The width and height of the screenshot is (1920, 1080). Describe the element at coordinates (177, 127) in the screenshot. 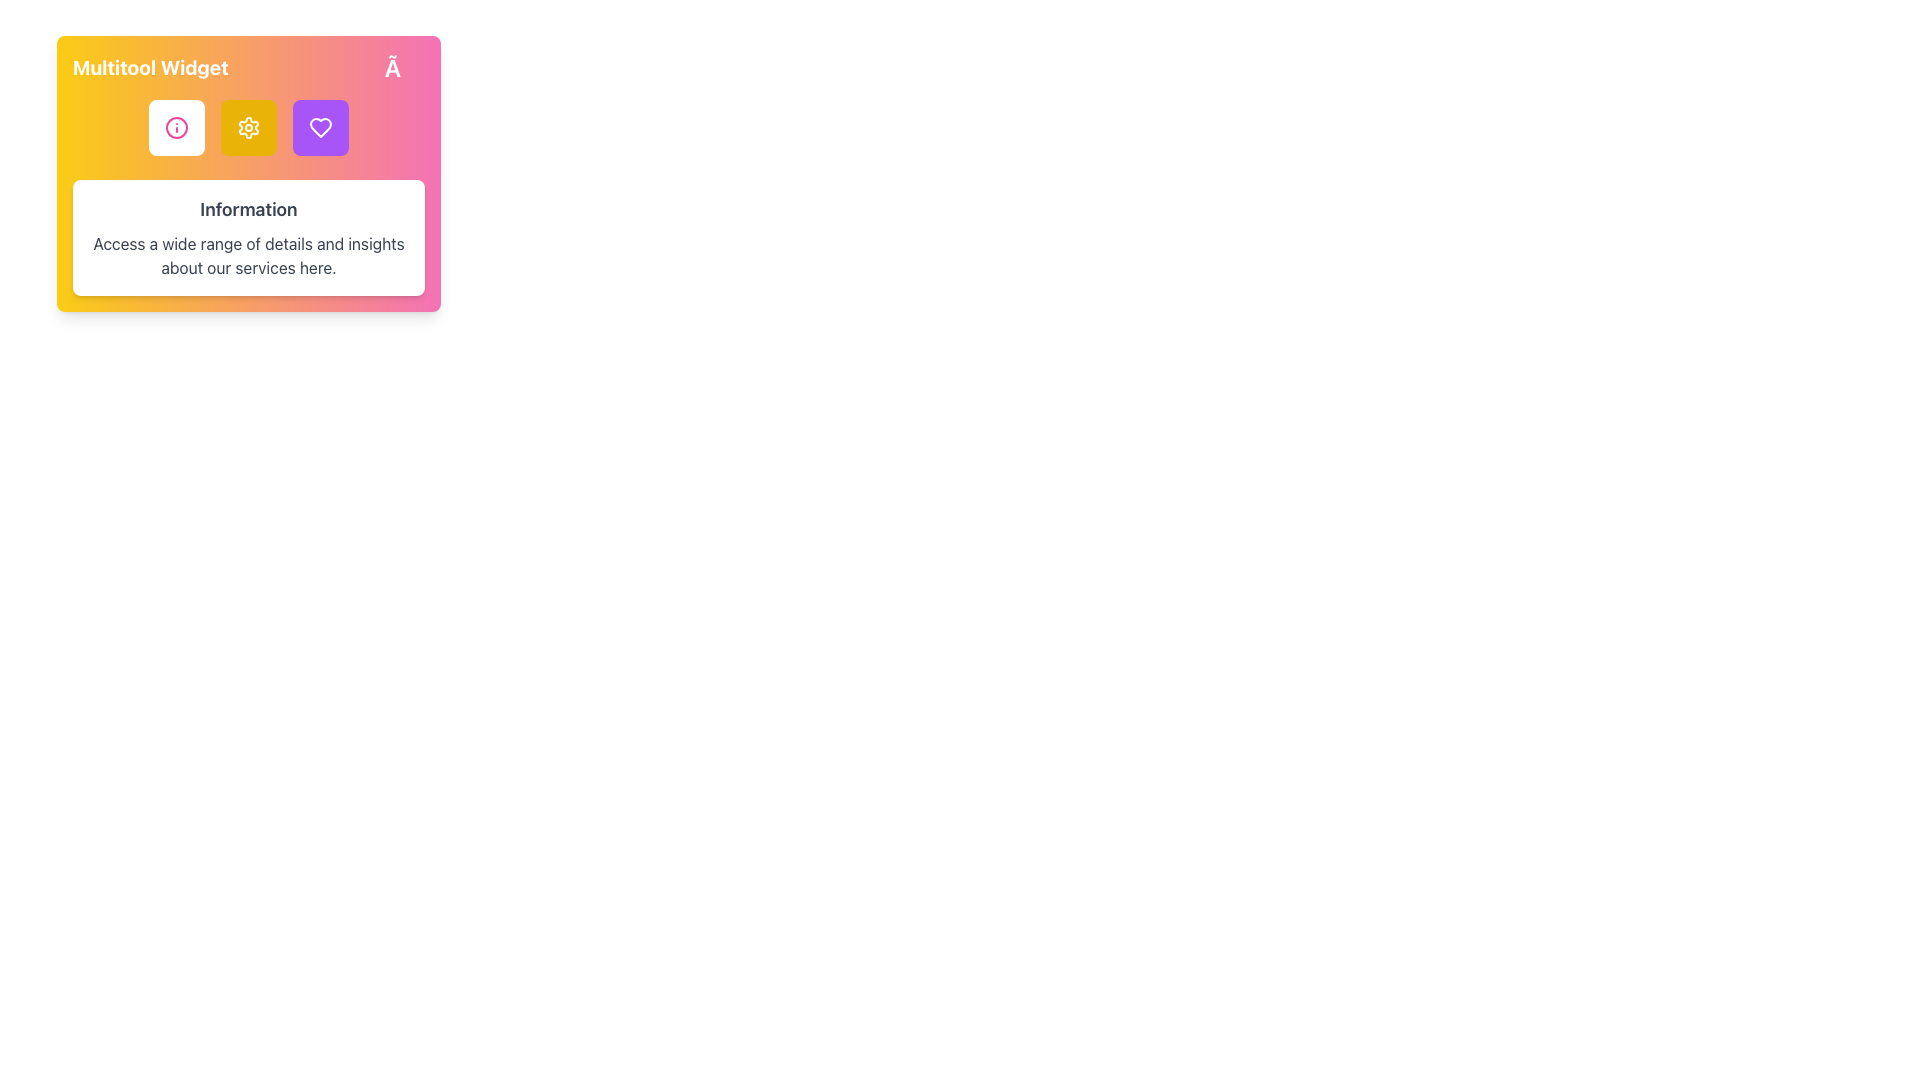

I see `the information button located below the 'Multitool Widget' heading, which is the leftmost among three buttons within a gradient-colored card` at that location.